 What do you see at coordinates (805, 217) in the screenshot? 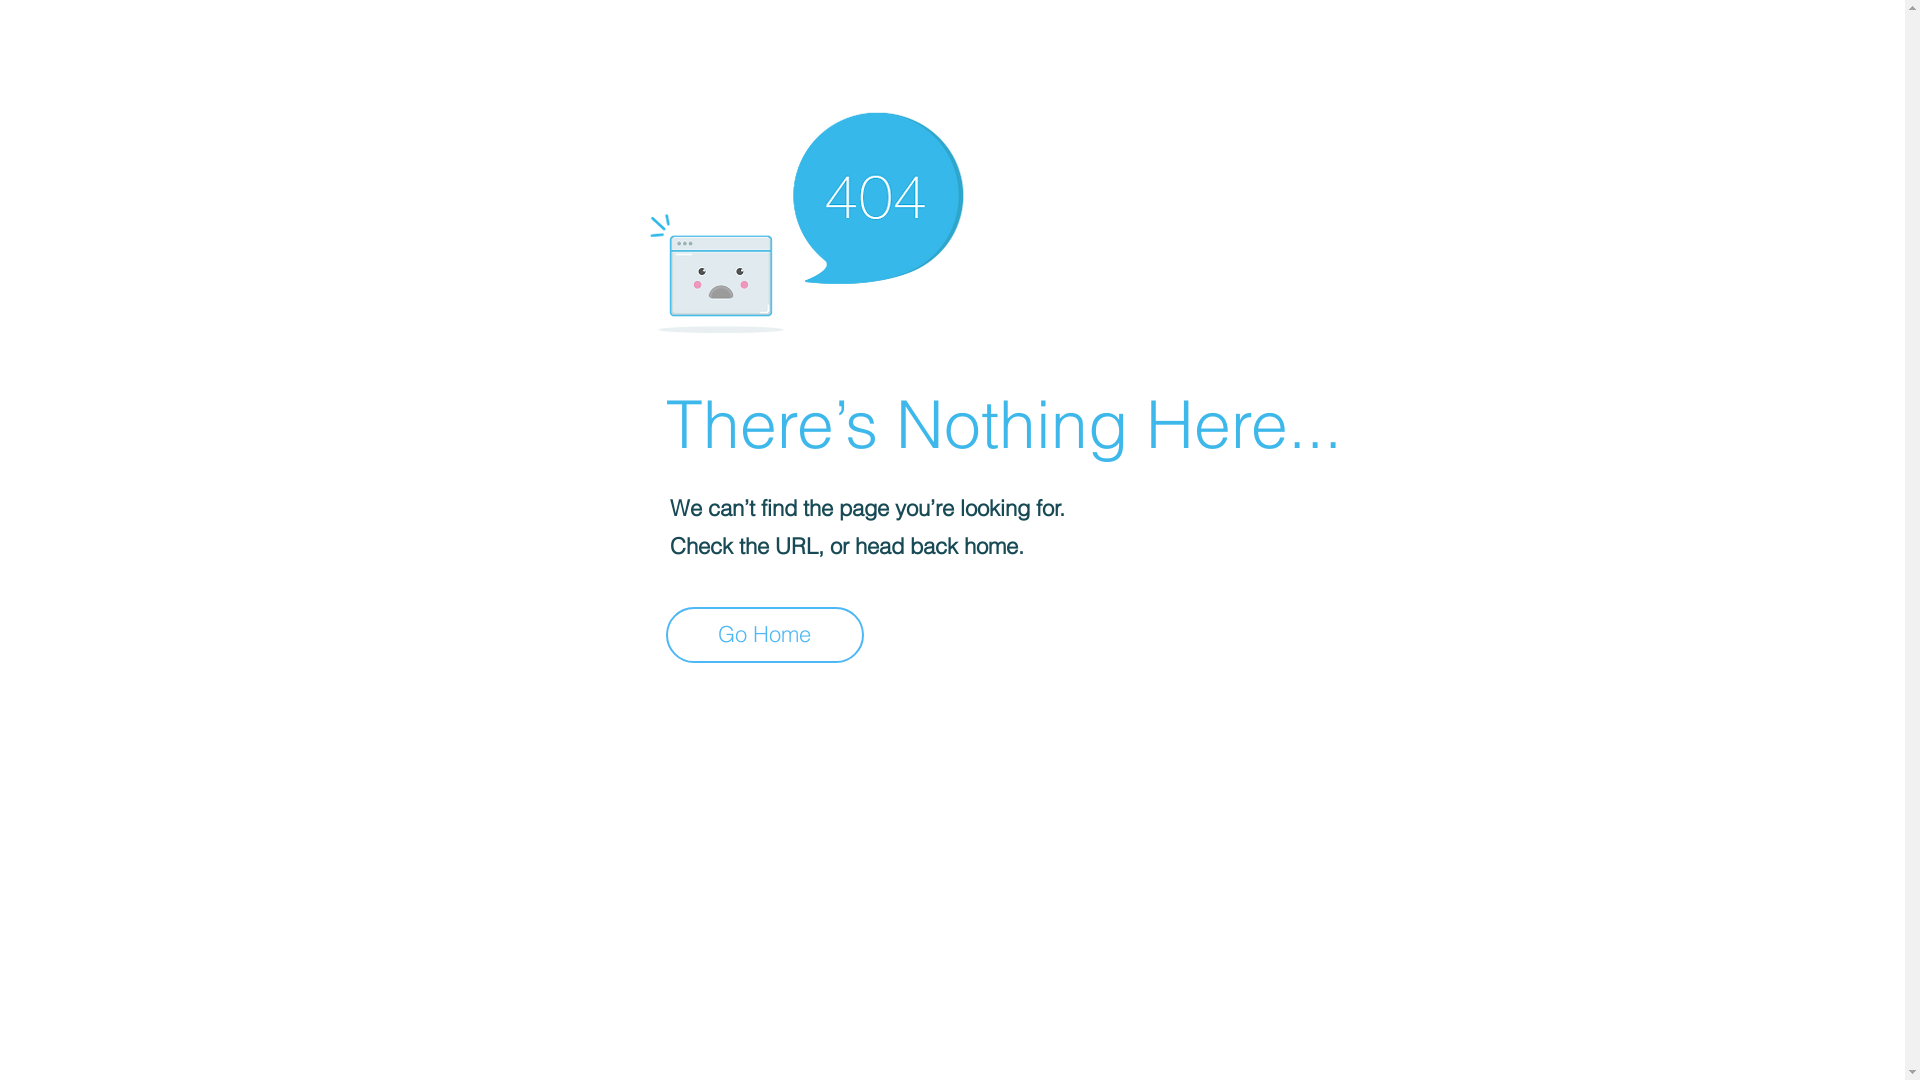
I see `'404-icon_2.png'` at bounding box center [805, 217].